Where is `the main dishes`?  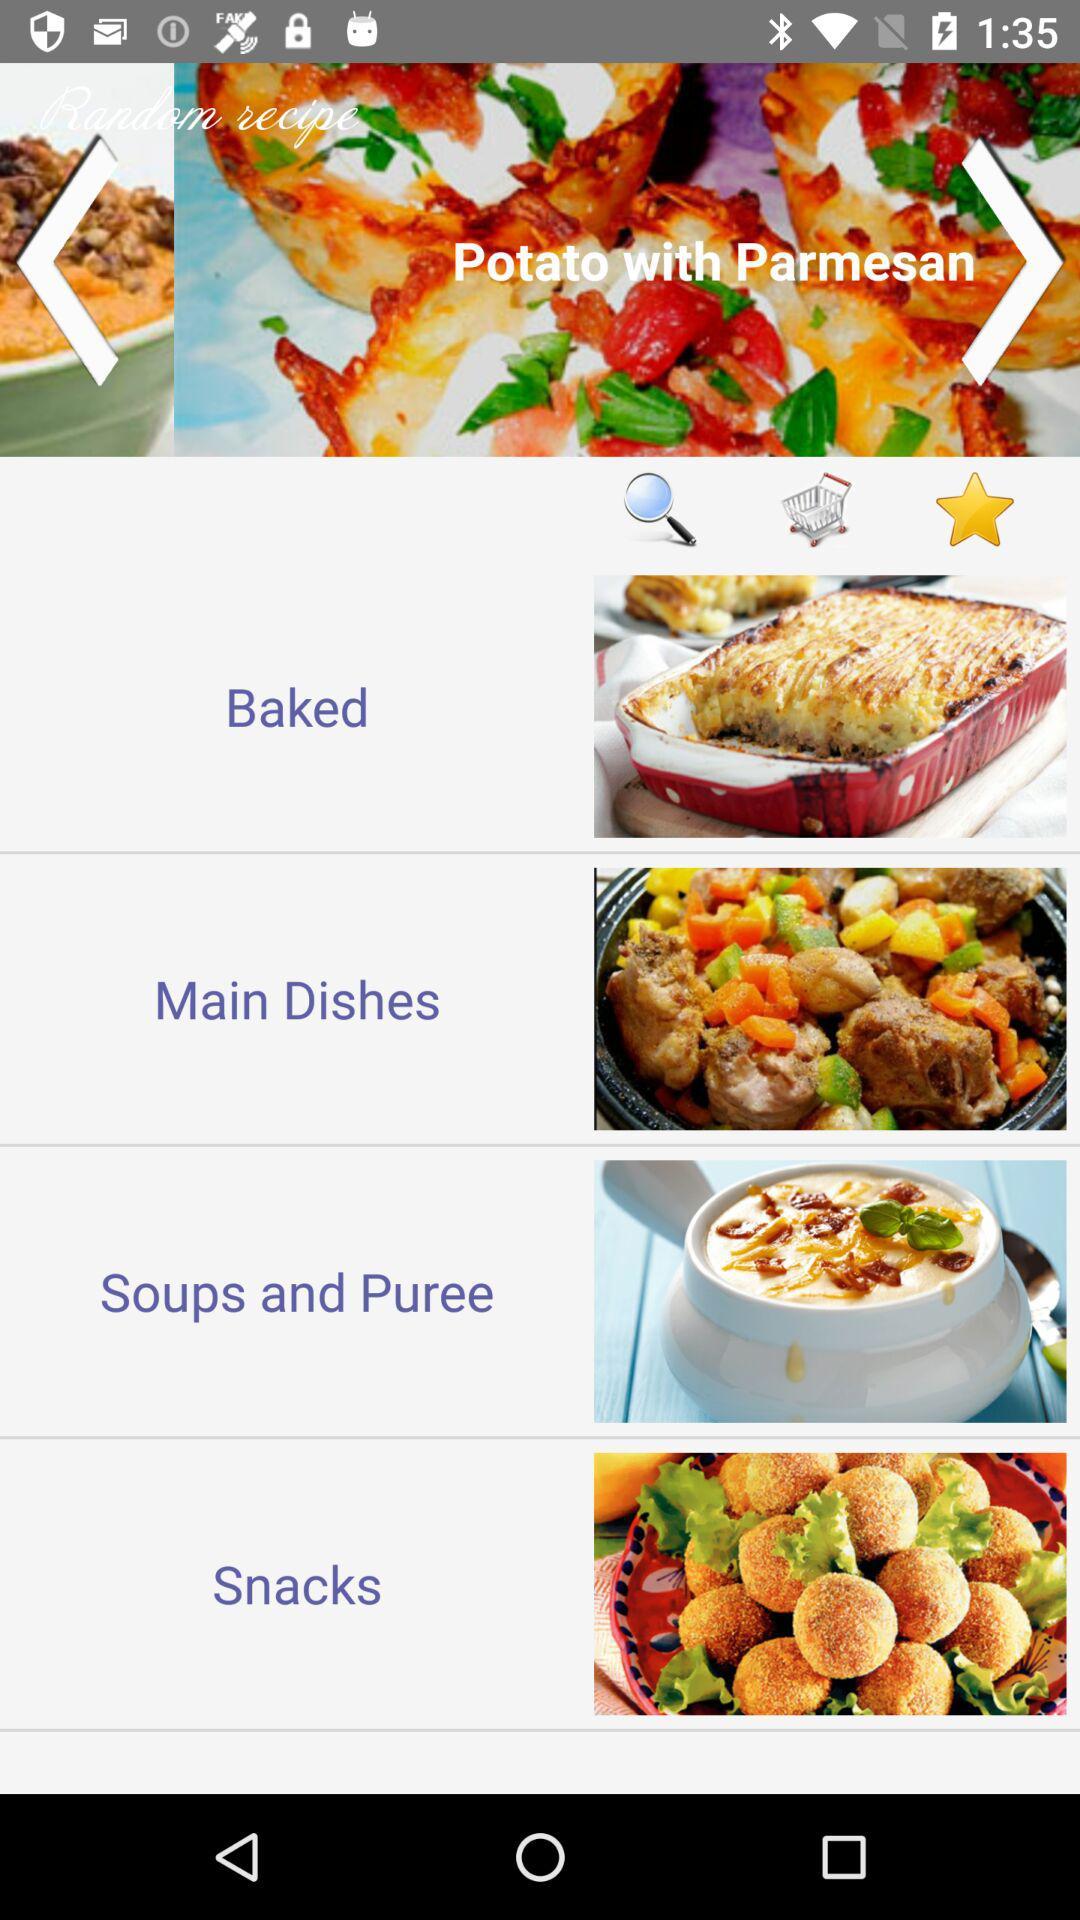 the main dishes is located at coordinates (297, 998).